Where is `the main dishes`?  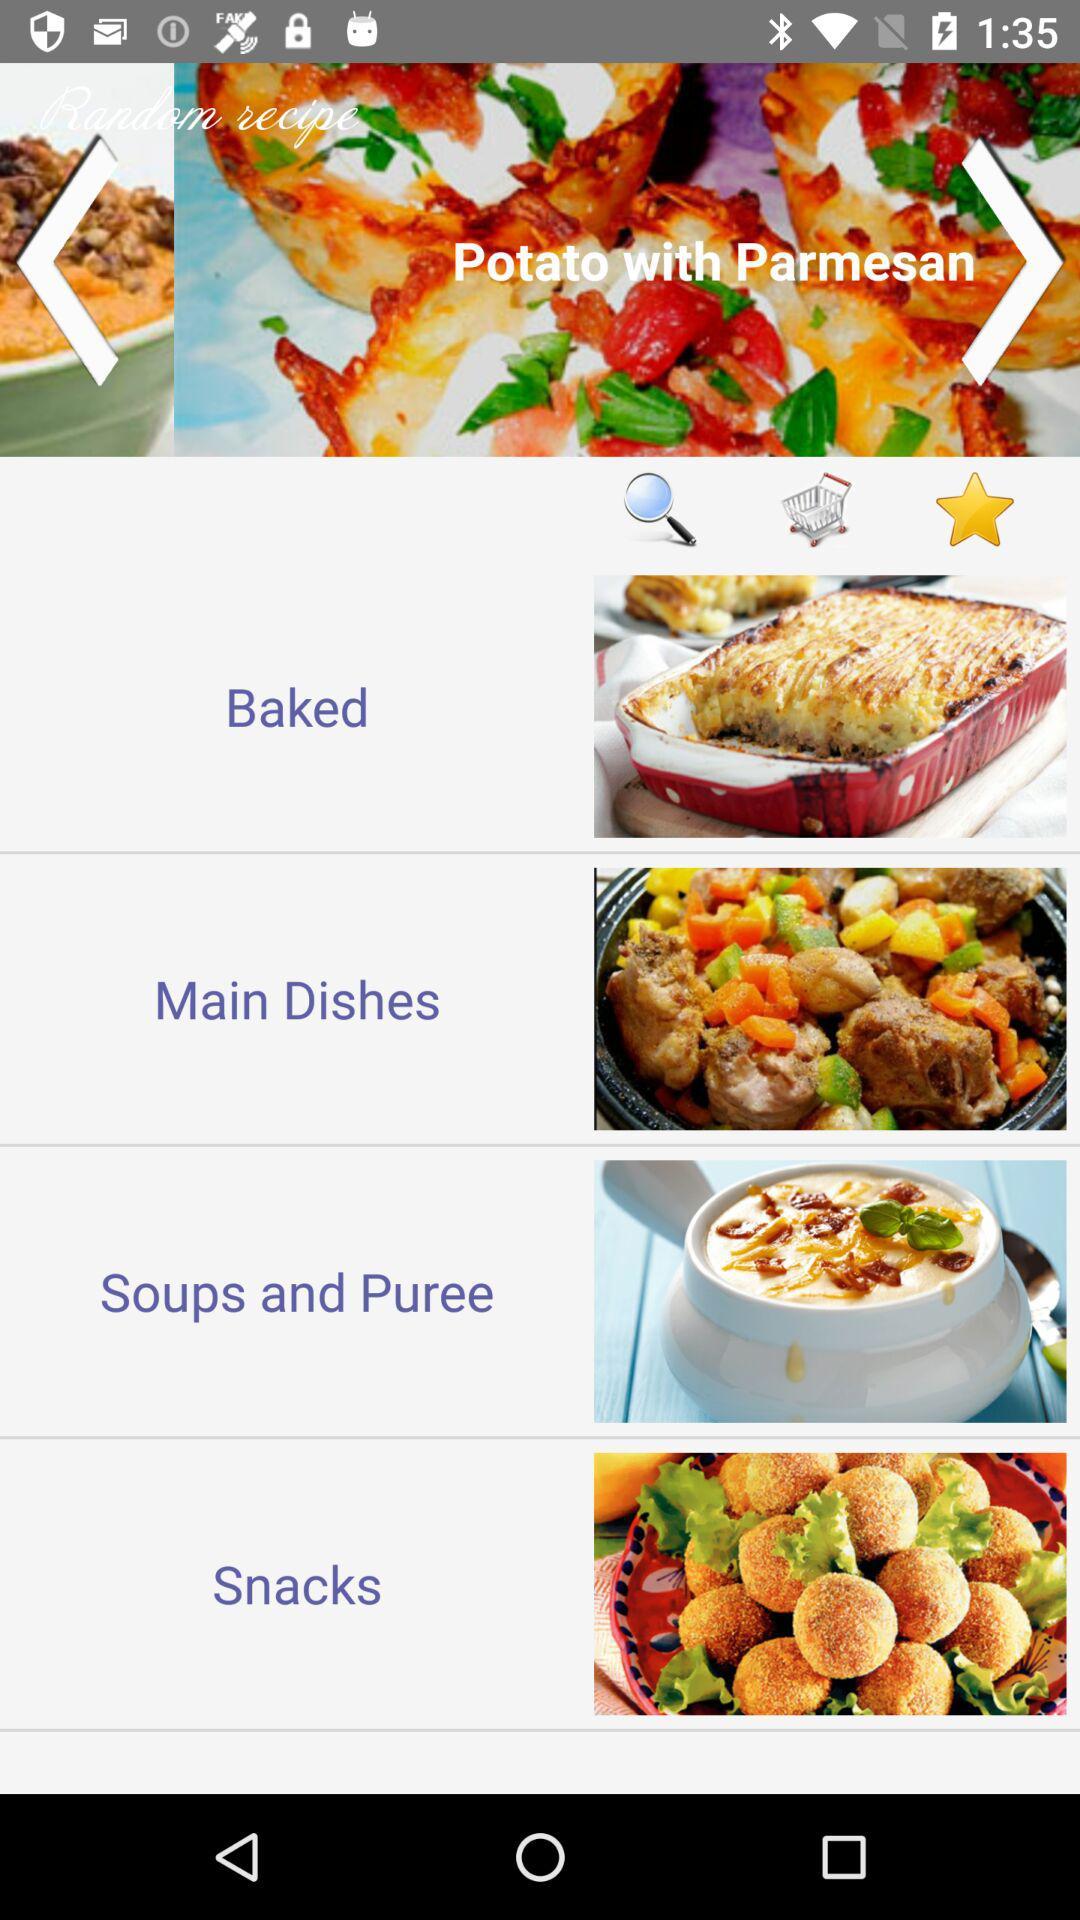 the main dishes is located at coordinates (297, 998).